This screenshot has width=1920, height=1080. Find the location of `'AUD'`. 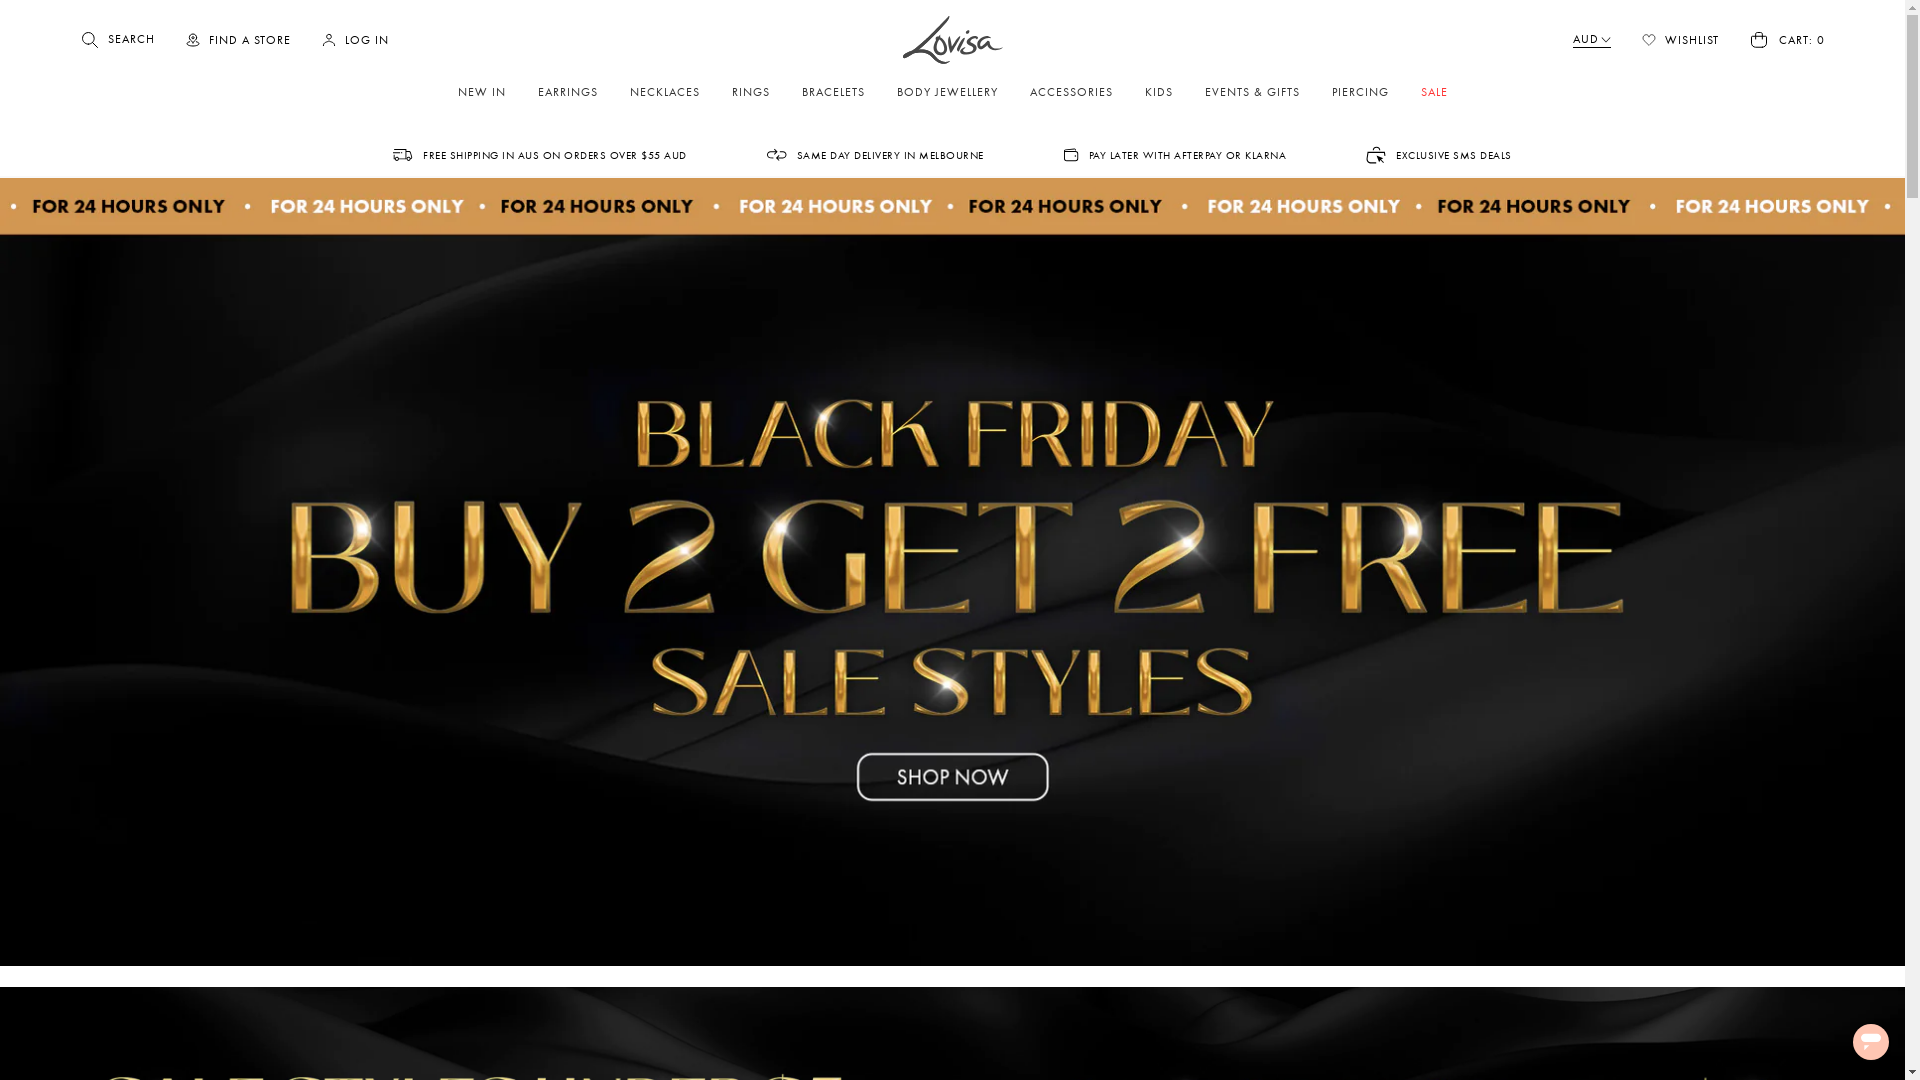

'AUD' is located at coordinates (1591, 40).